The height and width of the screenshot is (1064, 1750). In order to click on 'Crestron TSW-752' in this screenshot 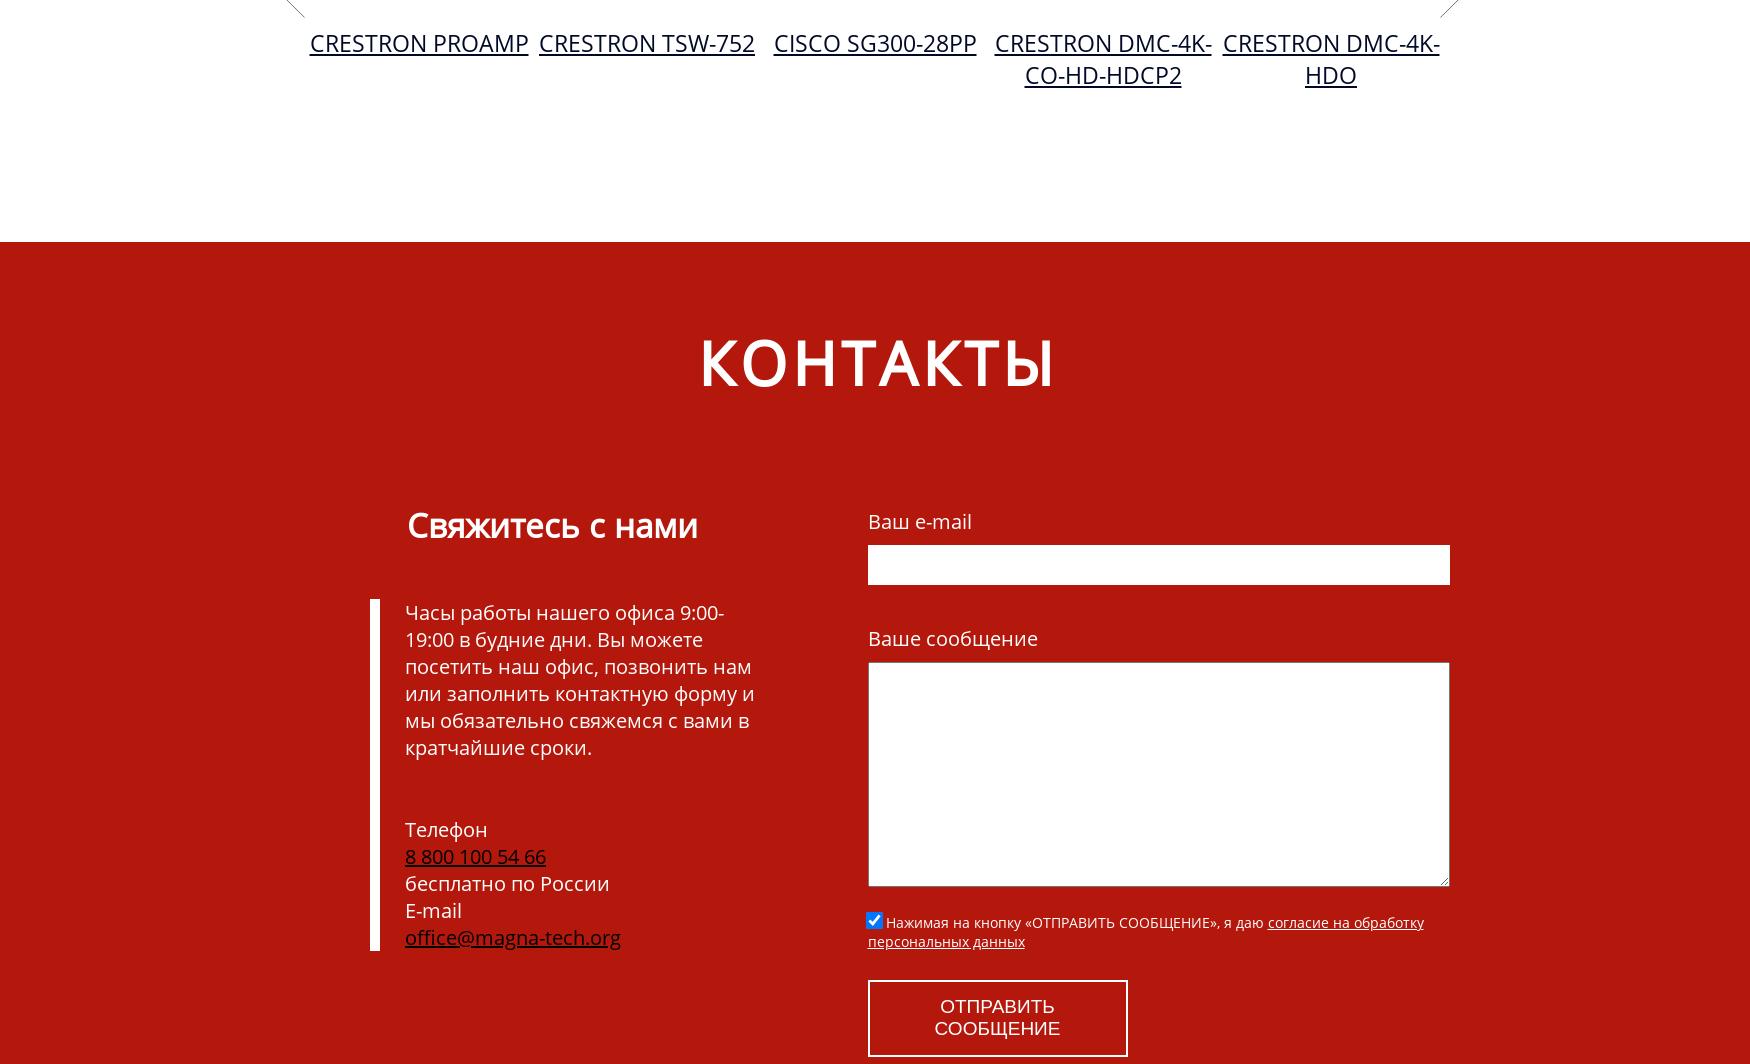, I will do `click(645, 42)`.